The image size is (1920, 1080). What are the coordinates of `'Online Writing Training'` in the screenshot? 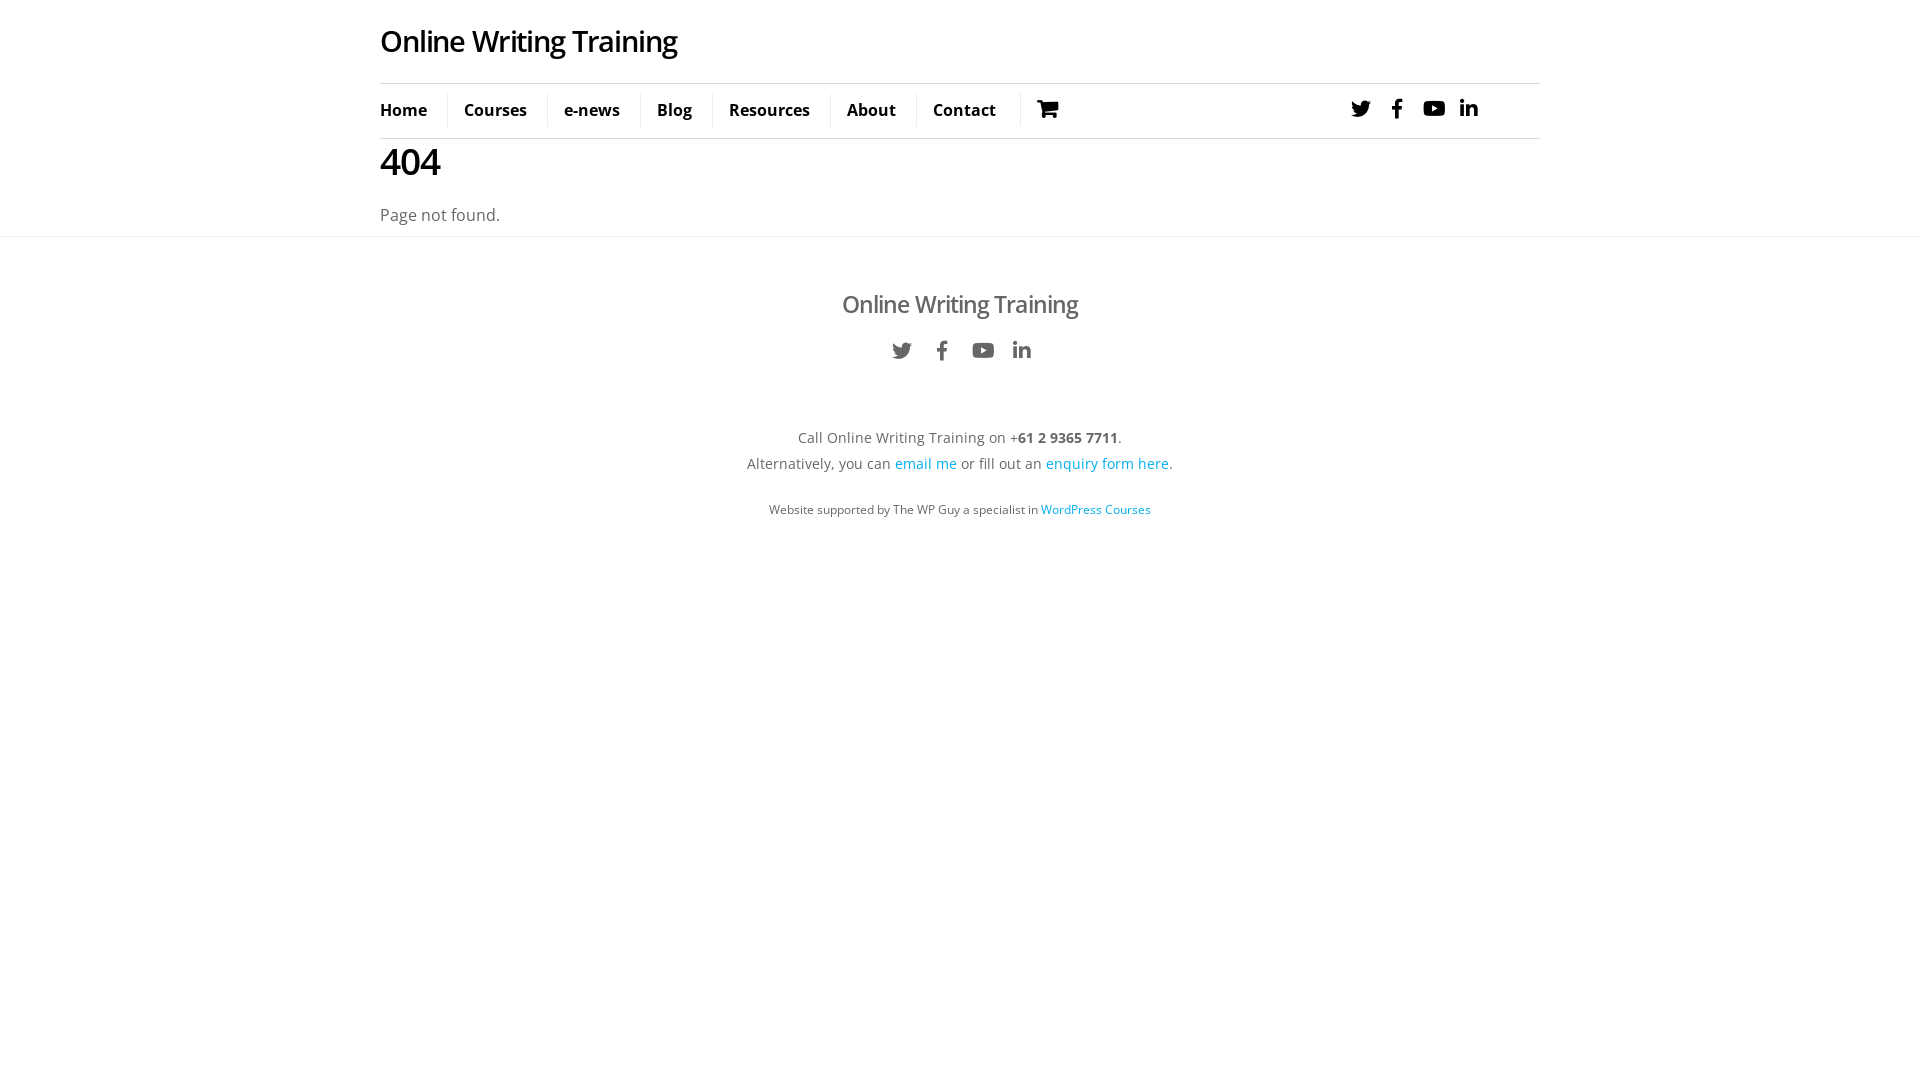 It's located at (960, 304).